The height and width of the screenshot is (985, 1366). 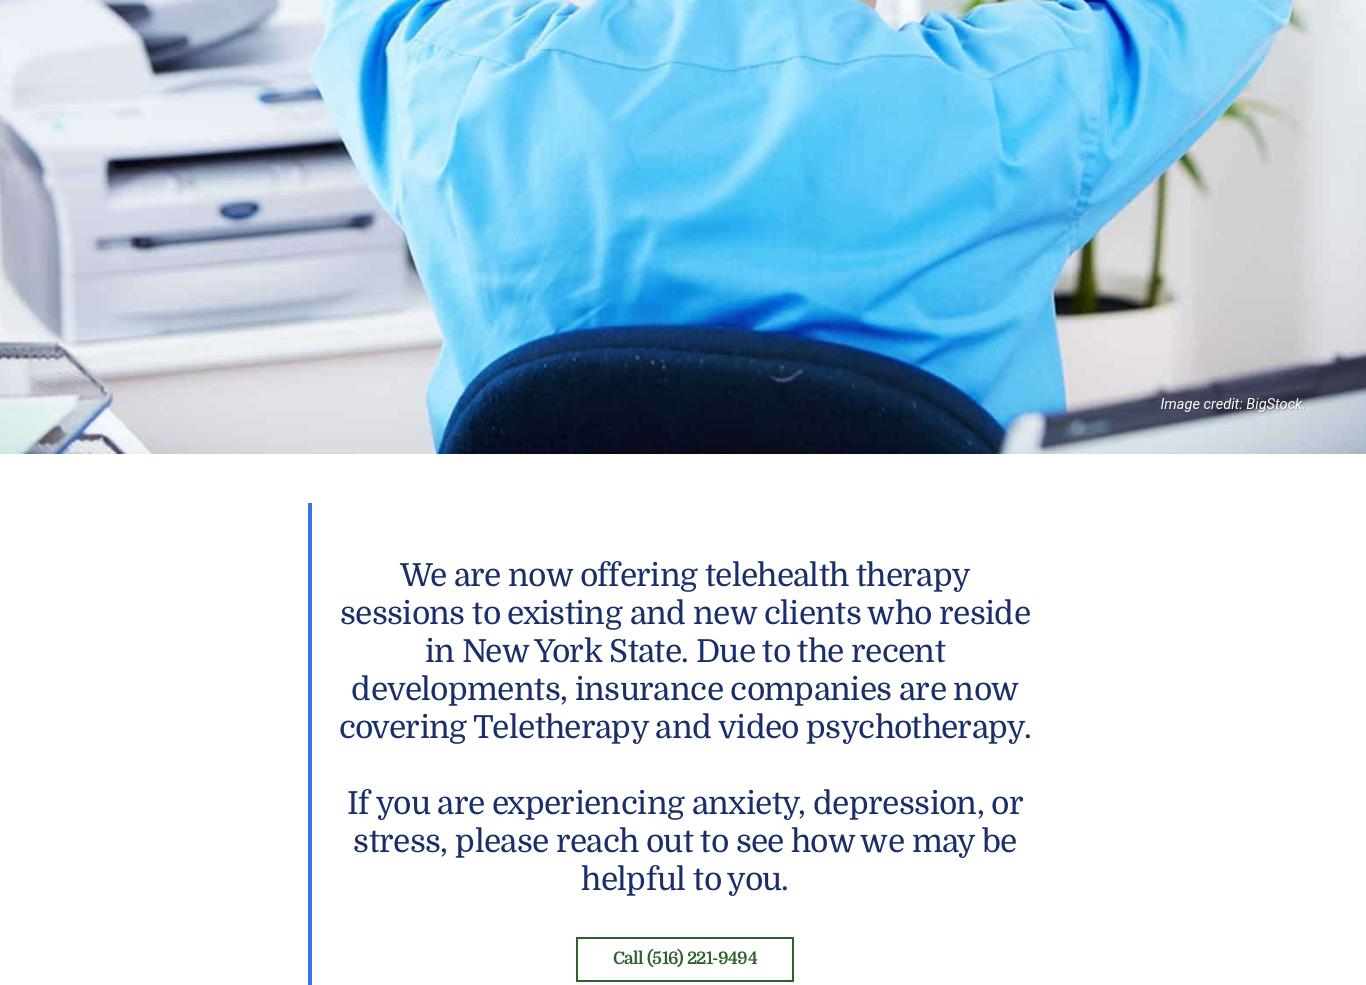 What do you see at coordinates (349, 58) in the screenshot?
I see `'Tagged in:'` at bounding box center [349, 58].